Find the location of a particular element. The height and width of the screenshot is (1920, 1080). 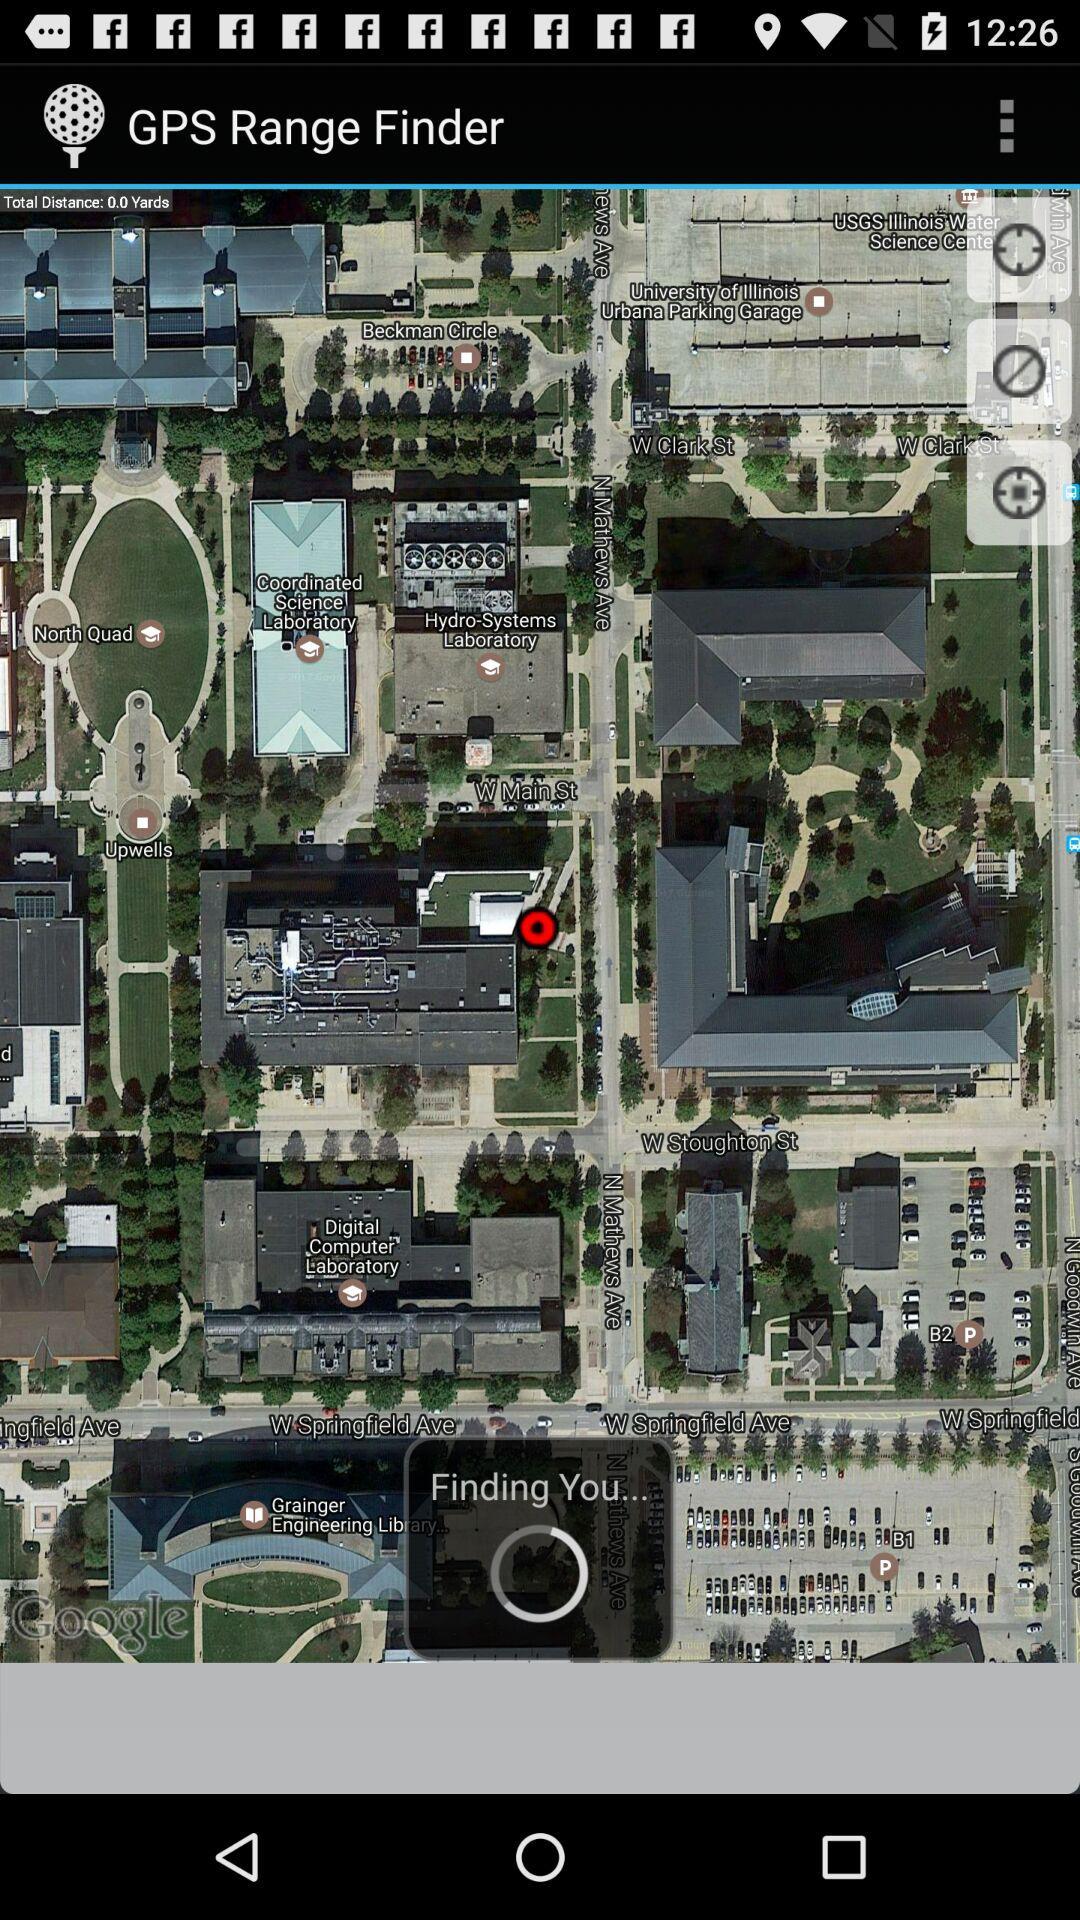

icon to the right of the gps range finder is located at coordinates (1006, 124).